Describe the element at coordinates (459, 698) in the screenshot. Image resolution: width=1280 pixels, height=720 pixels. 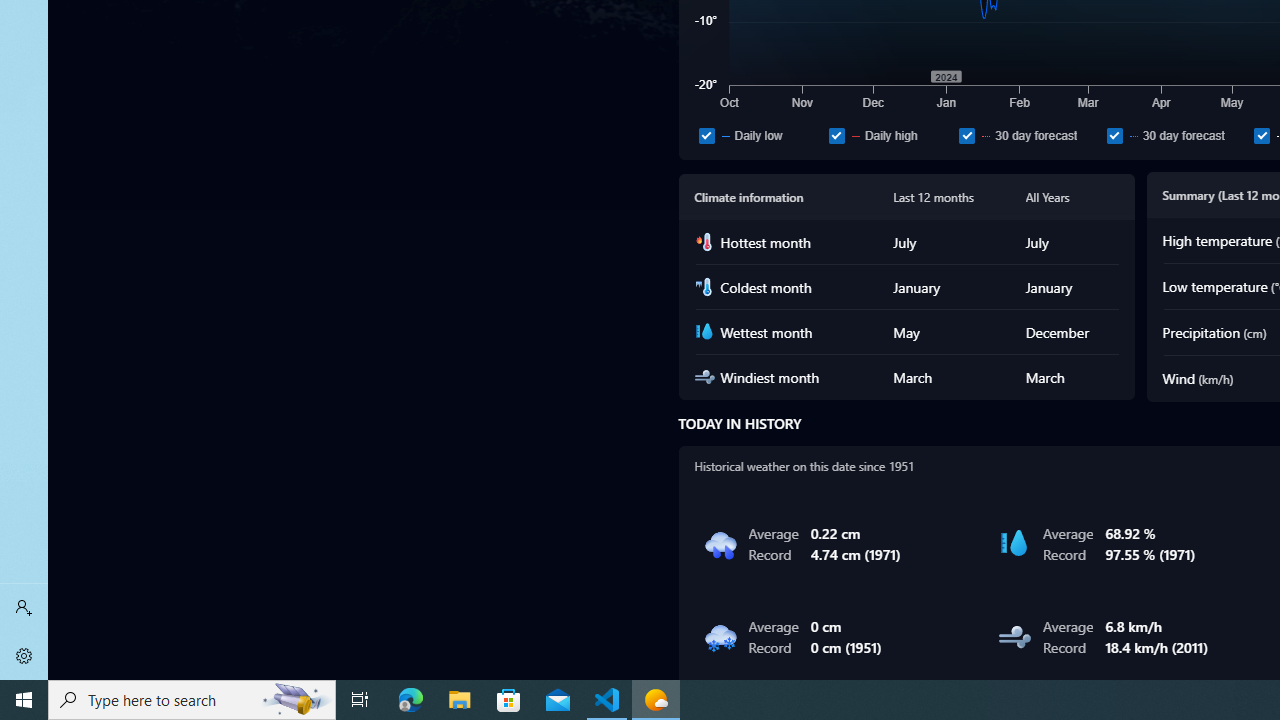
I see `'File Explorer'` at that location.